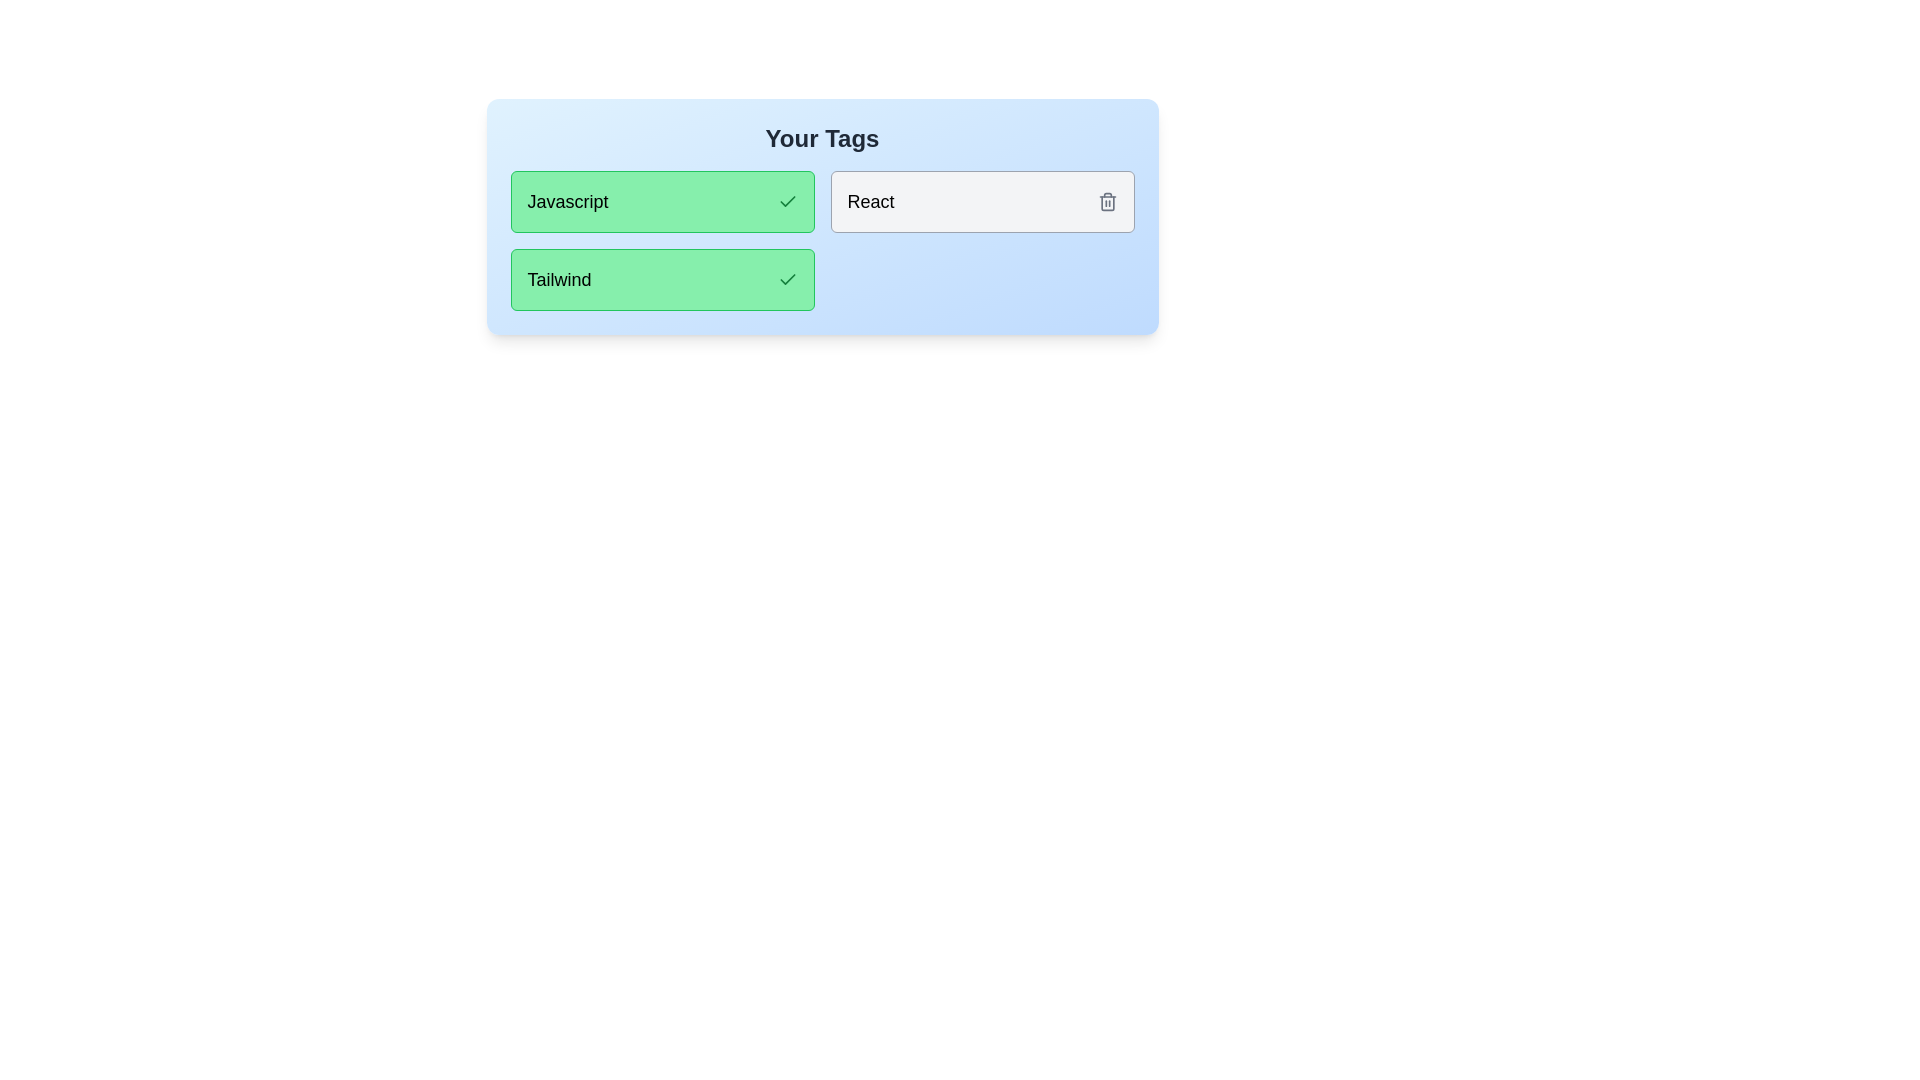  What do you see at coordinates (982, 201) in the screenshot?
I see `the tag with text React to toggle its status` at bounding box center [982, 201].